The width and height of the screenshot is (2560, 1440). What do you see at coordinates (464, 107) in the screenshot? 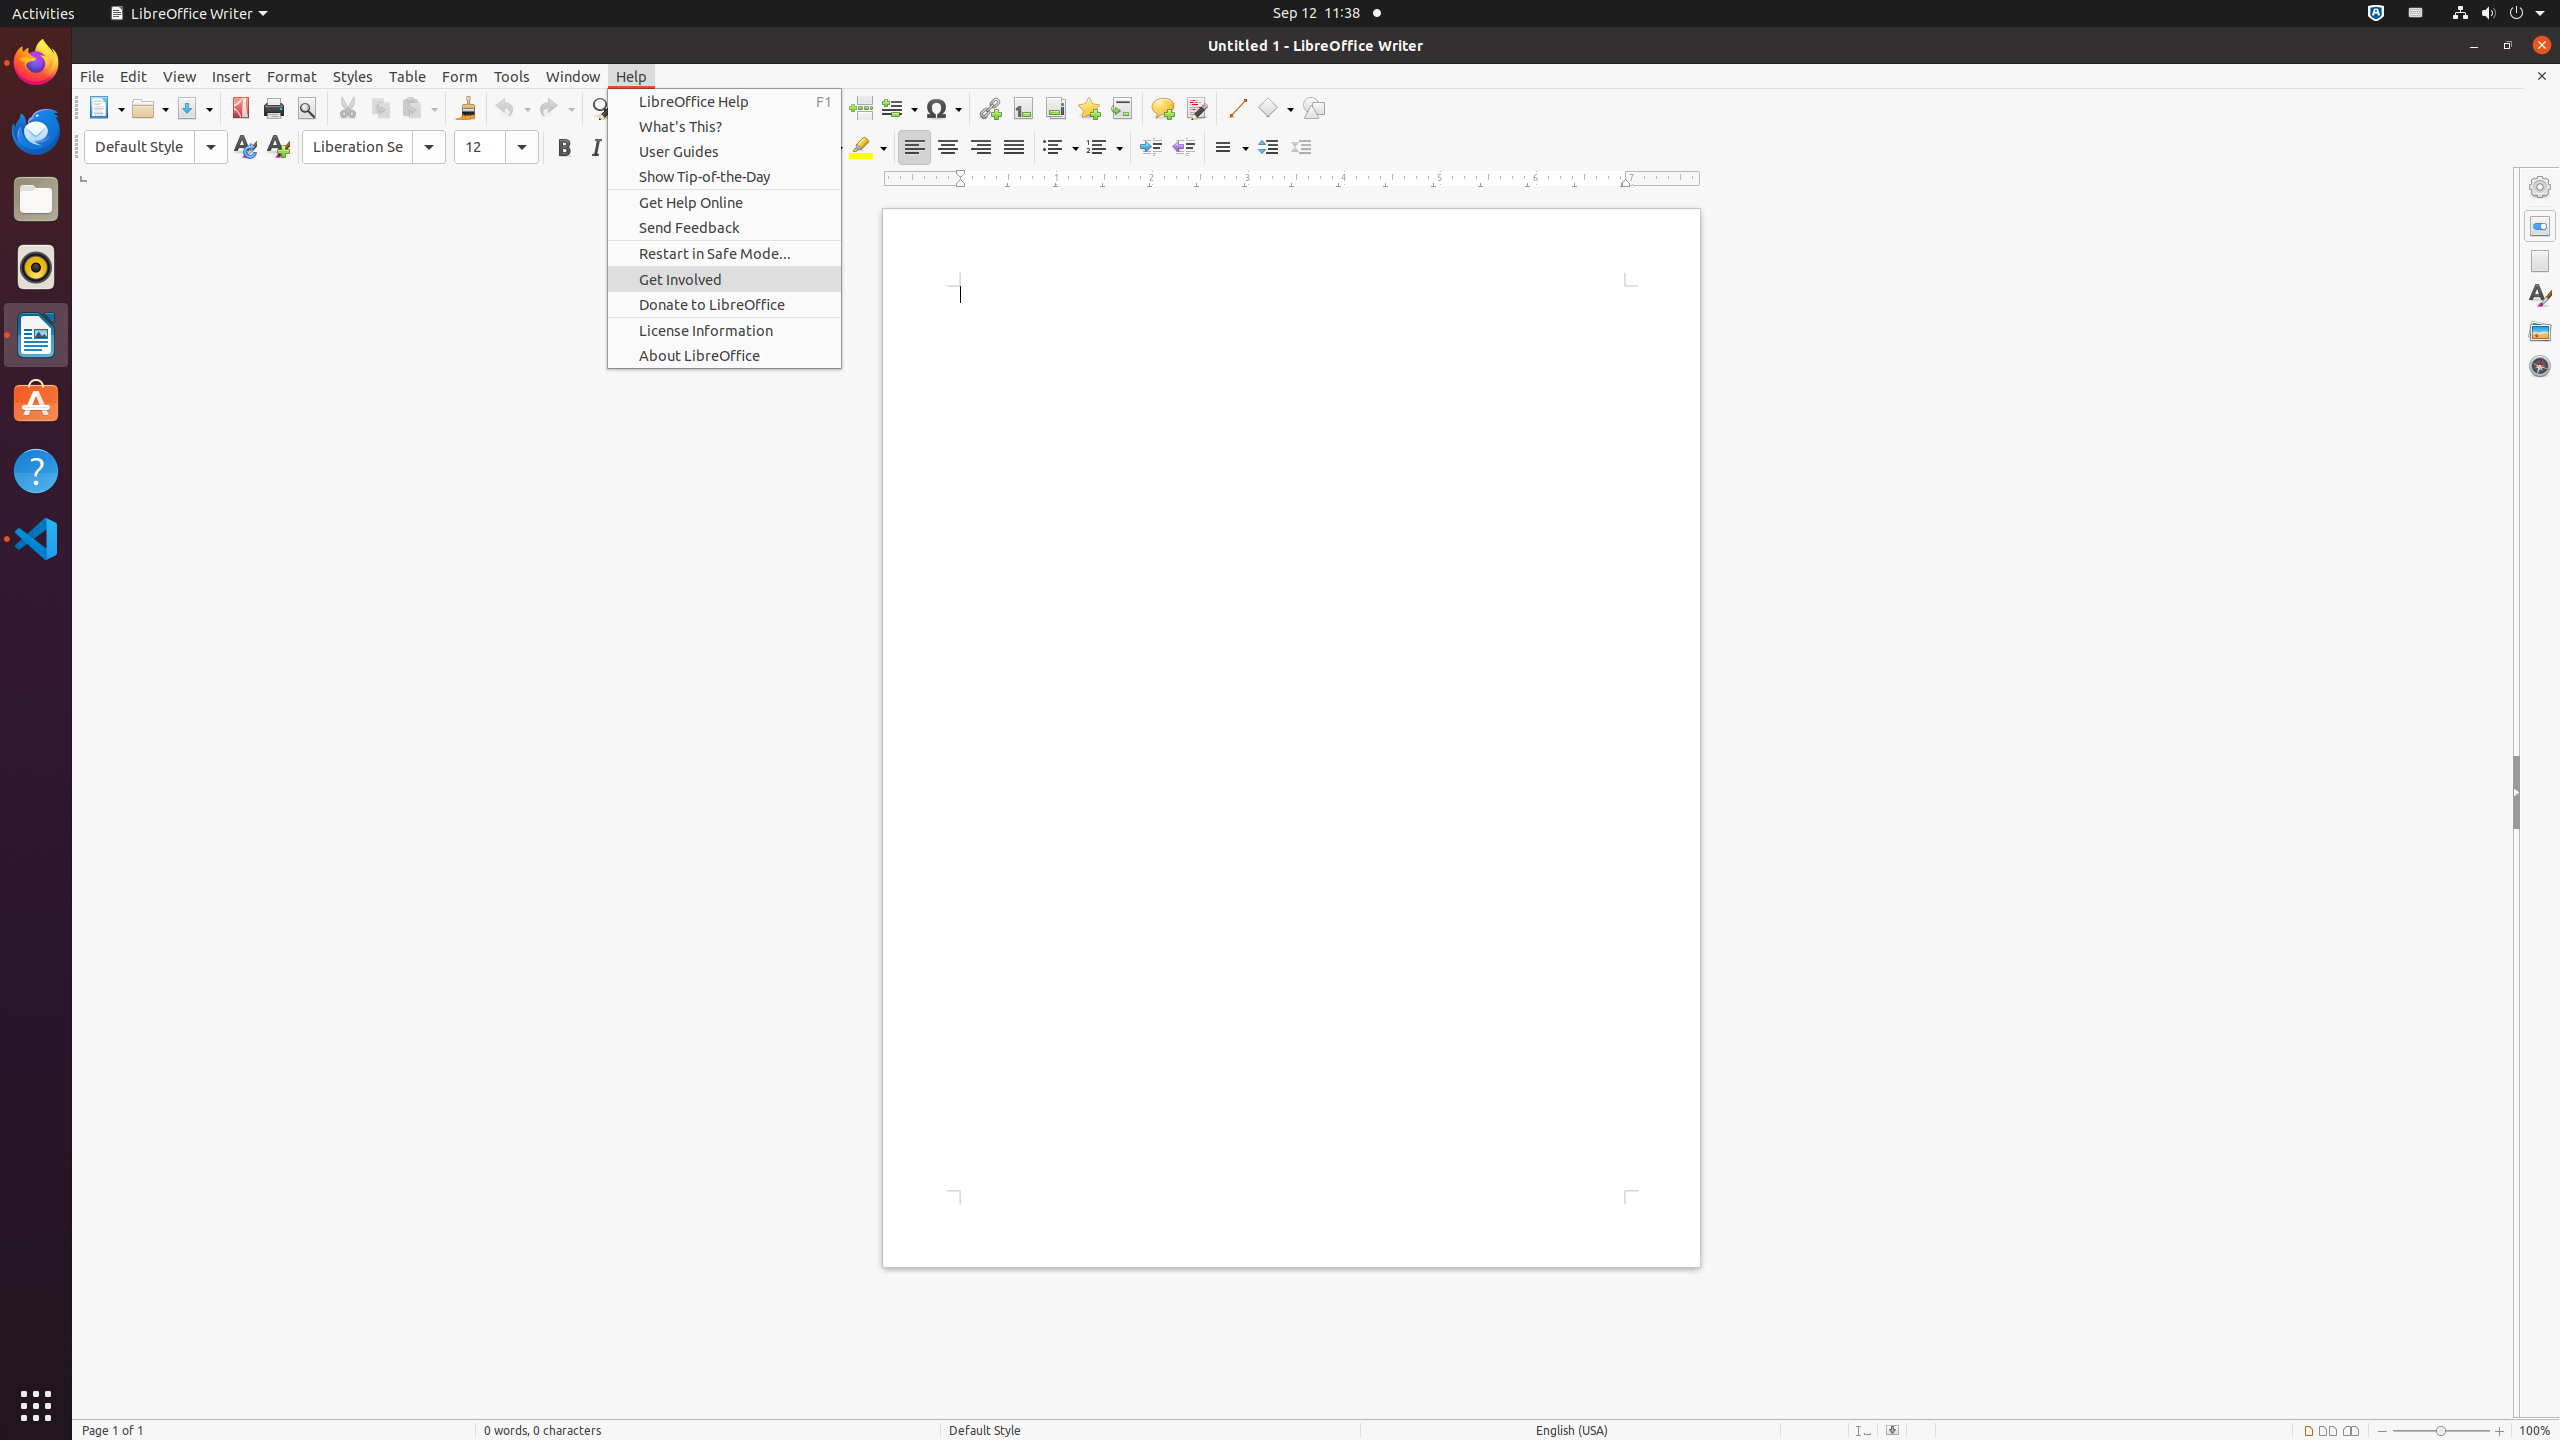
I see `'Clone'` at bounding box center [464, 107].